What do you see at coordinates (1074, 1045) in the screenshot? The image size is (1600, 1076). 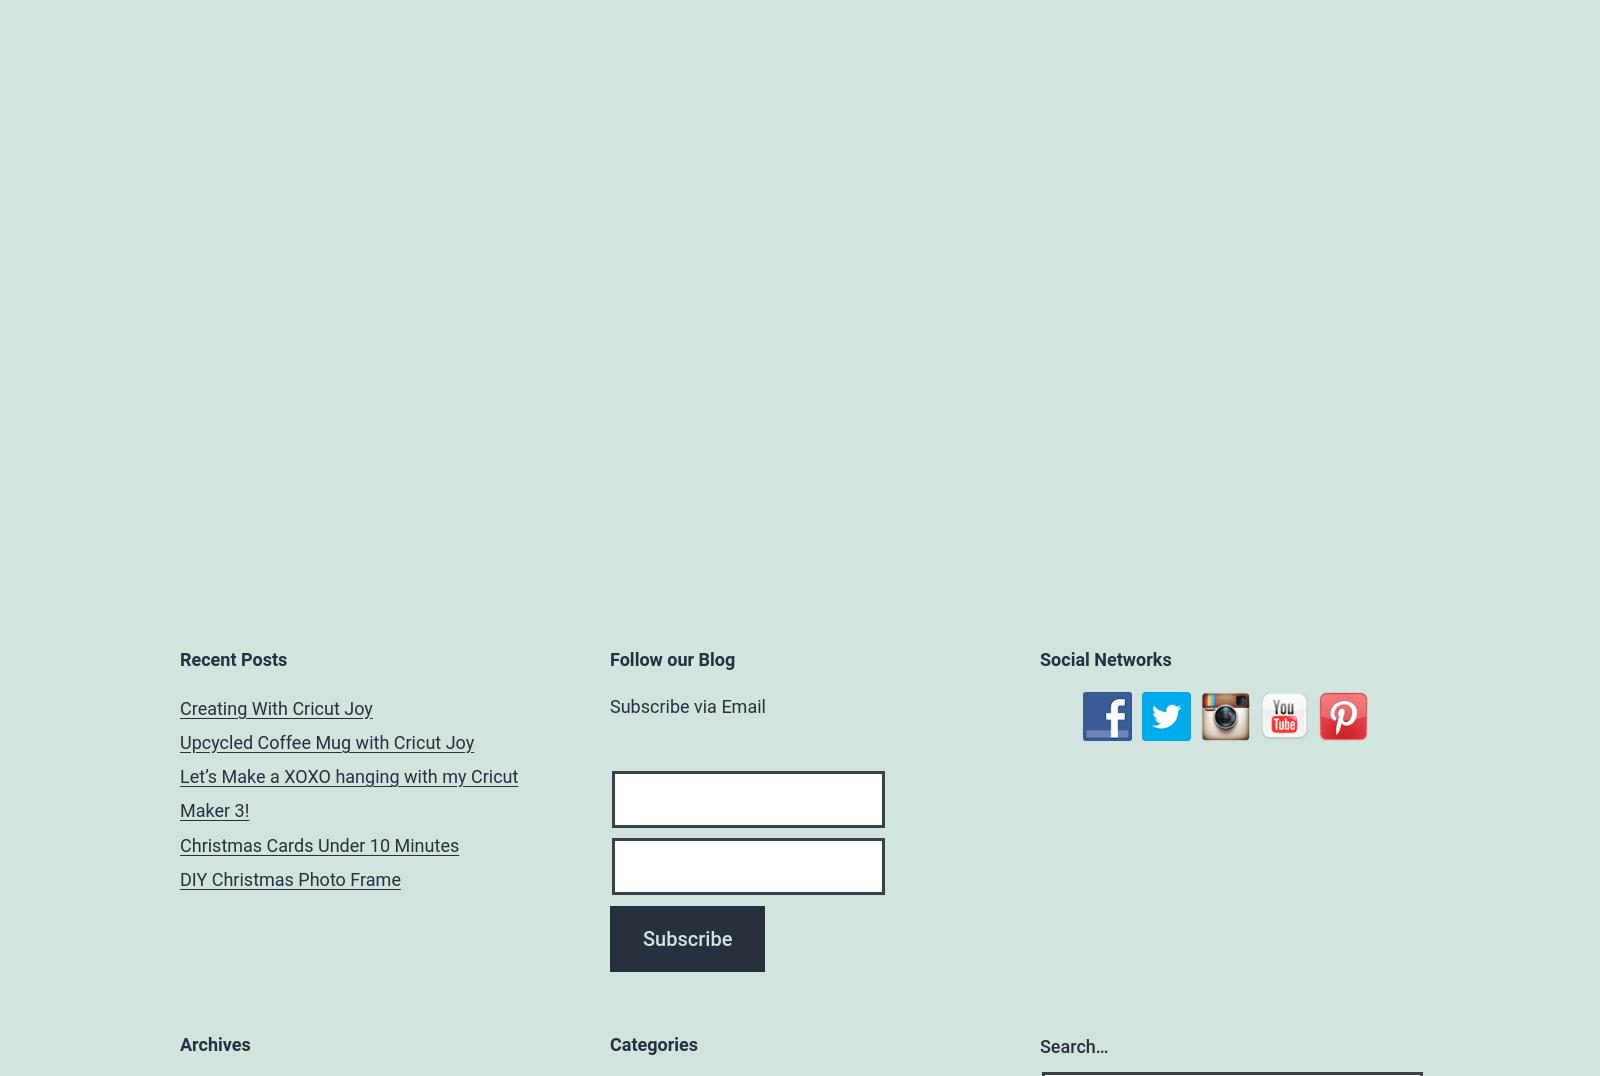 I see `'Search…'` at bounding box center [1074, 1045].